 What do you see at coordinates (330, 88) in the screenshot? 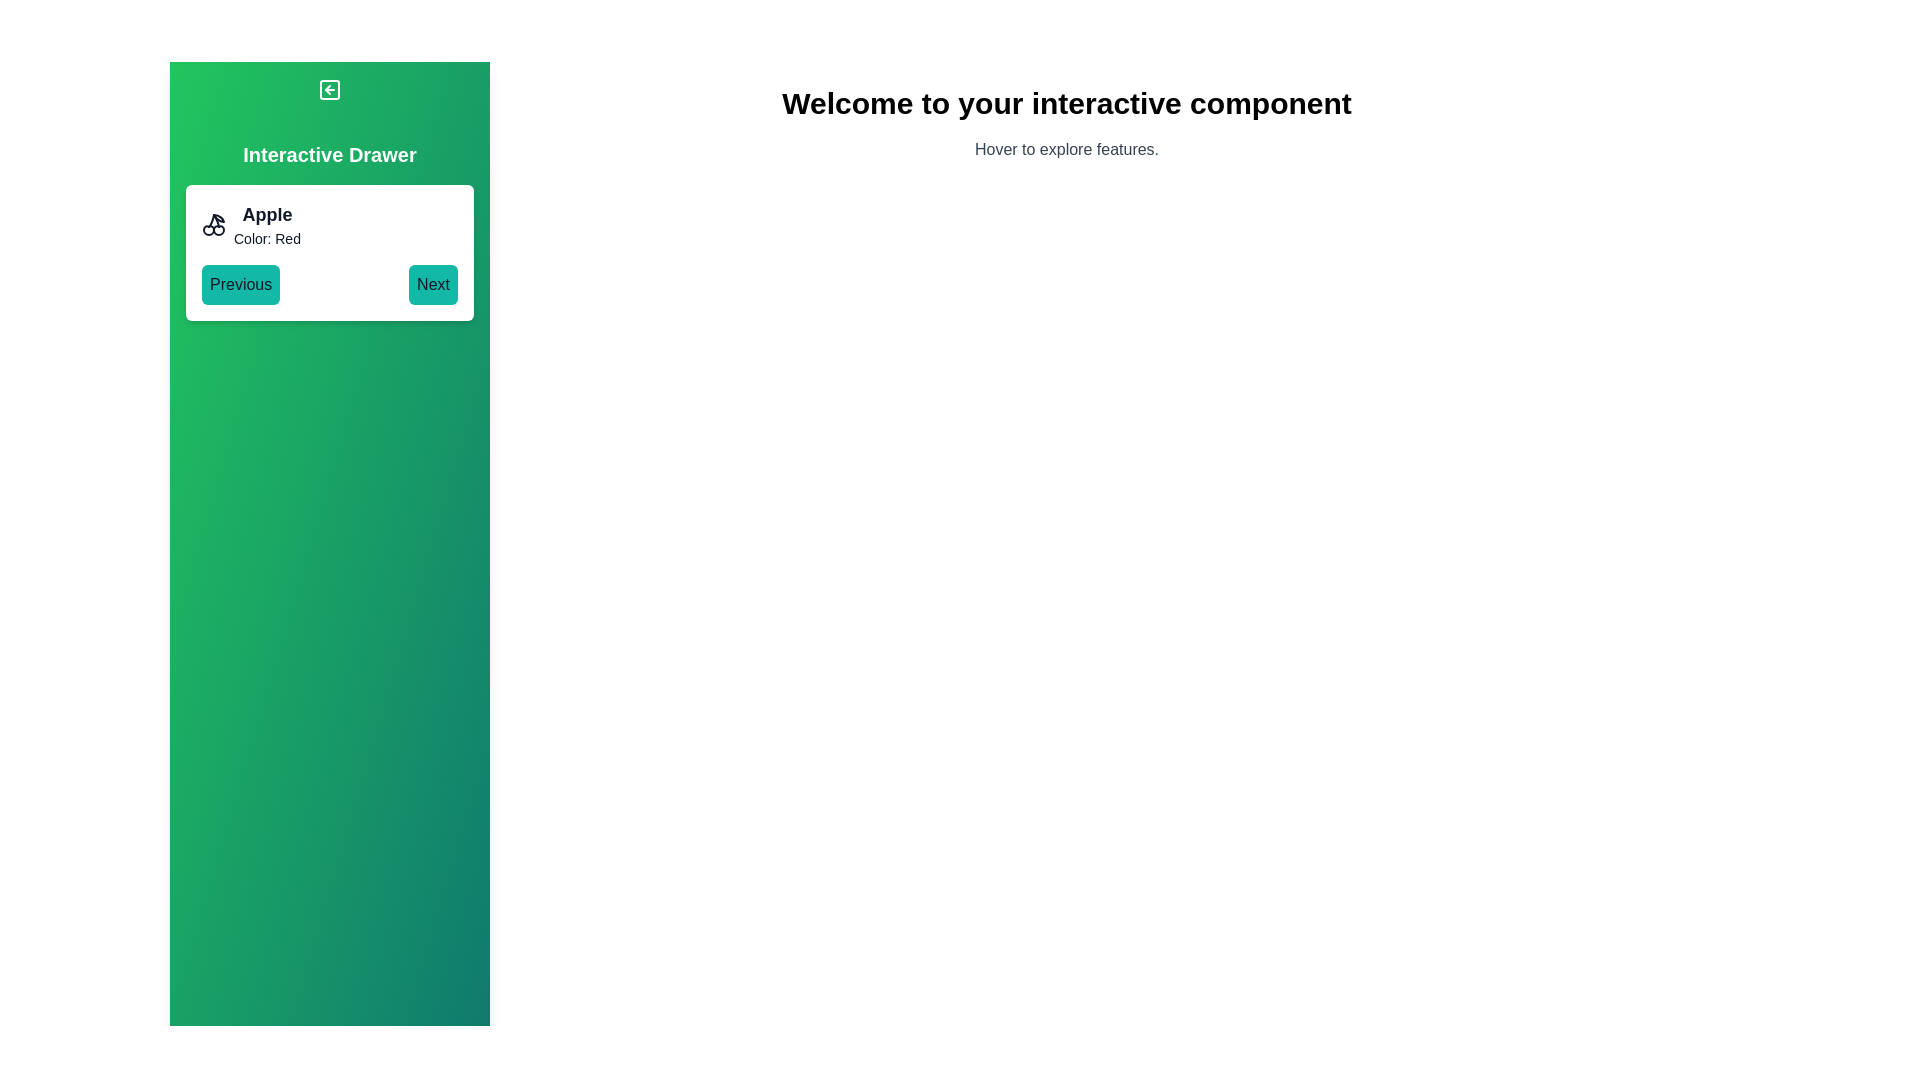
I see `the toggle button to change the drawer's expanded state` at bounding box center [330, 88].